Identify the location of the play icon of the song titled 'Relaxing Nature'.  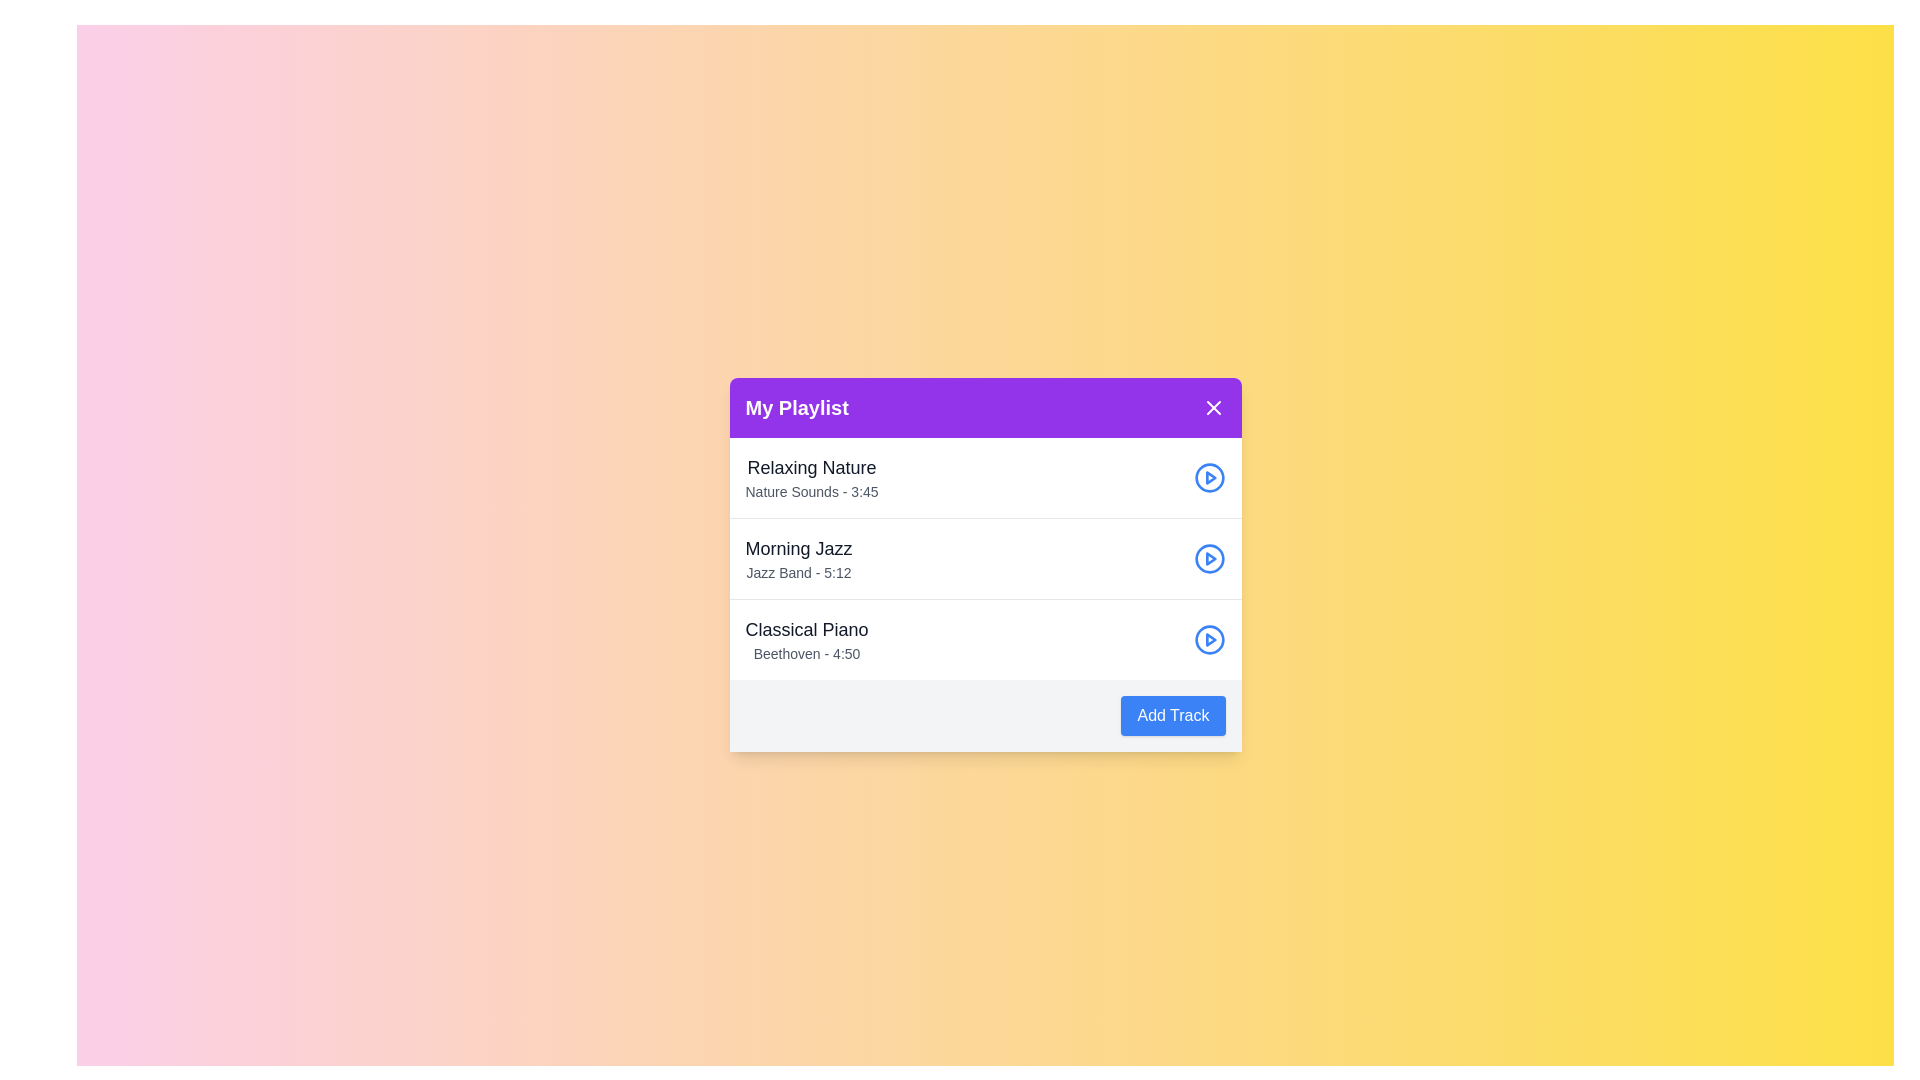
(1208, 478).